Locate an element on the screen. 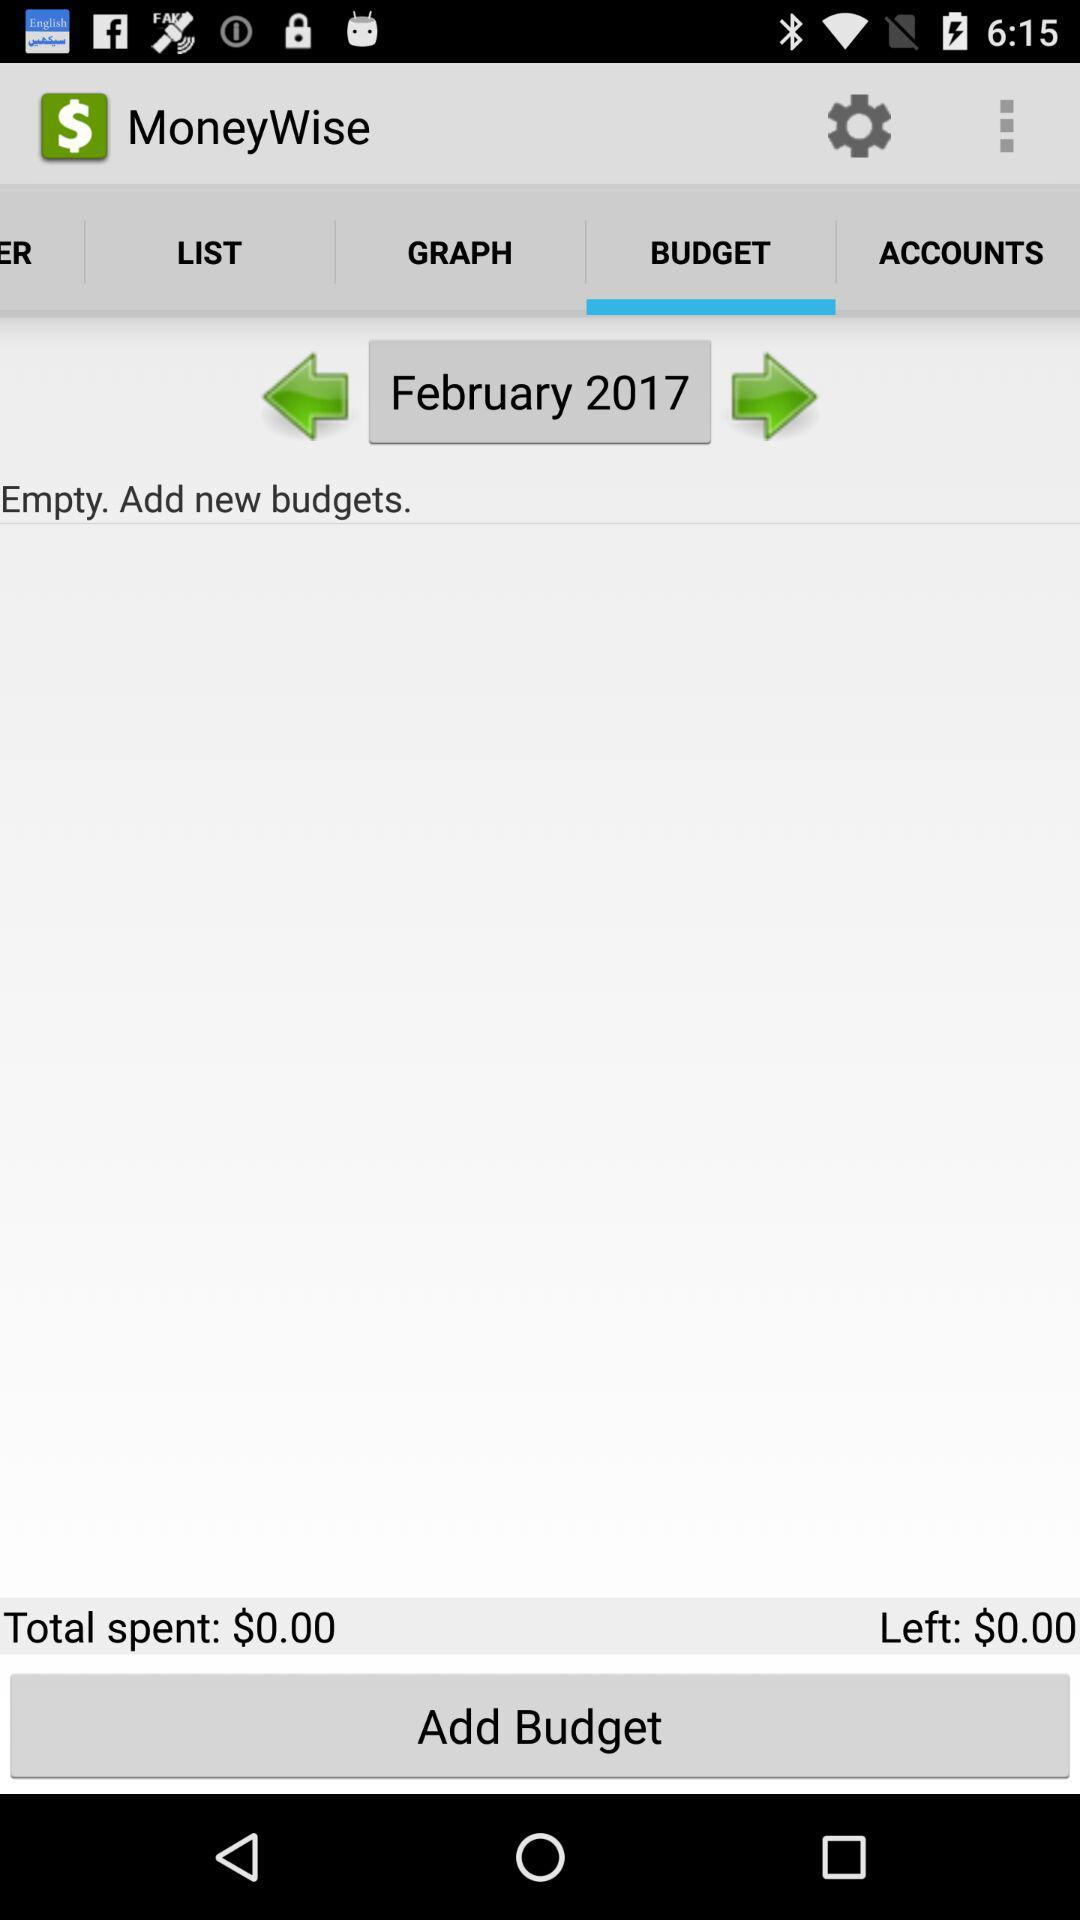 The width and height of the screenshot is (1080, 1920). the add budget is located at coordinates (540, 1724).